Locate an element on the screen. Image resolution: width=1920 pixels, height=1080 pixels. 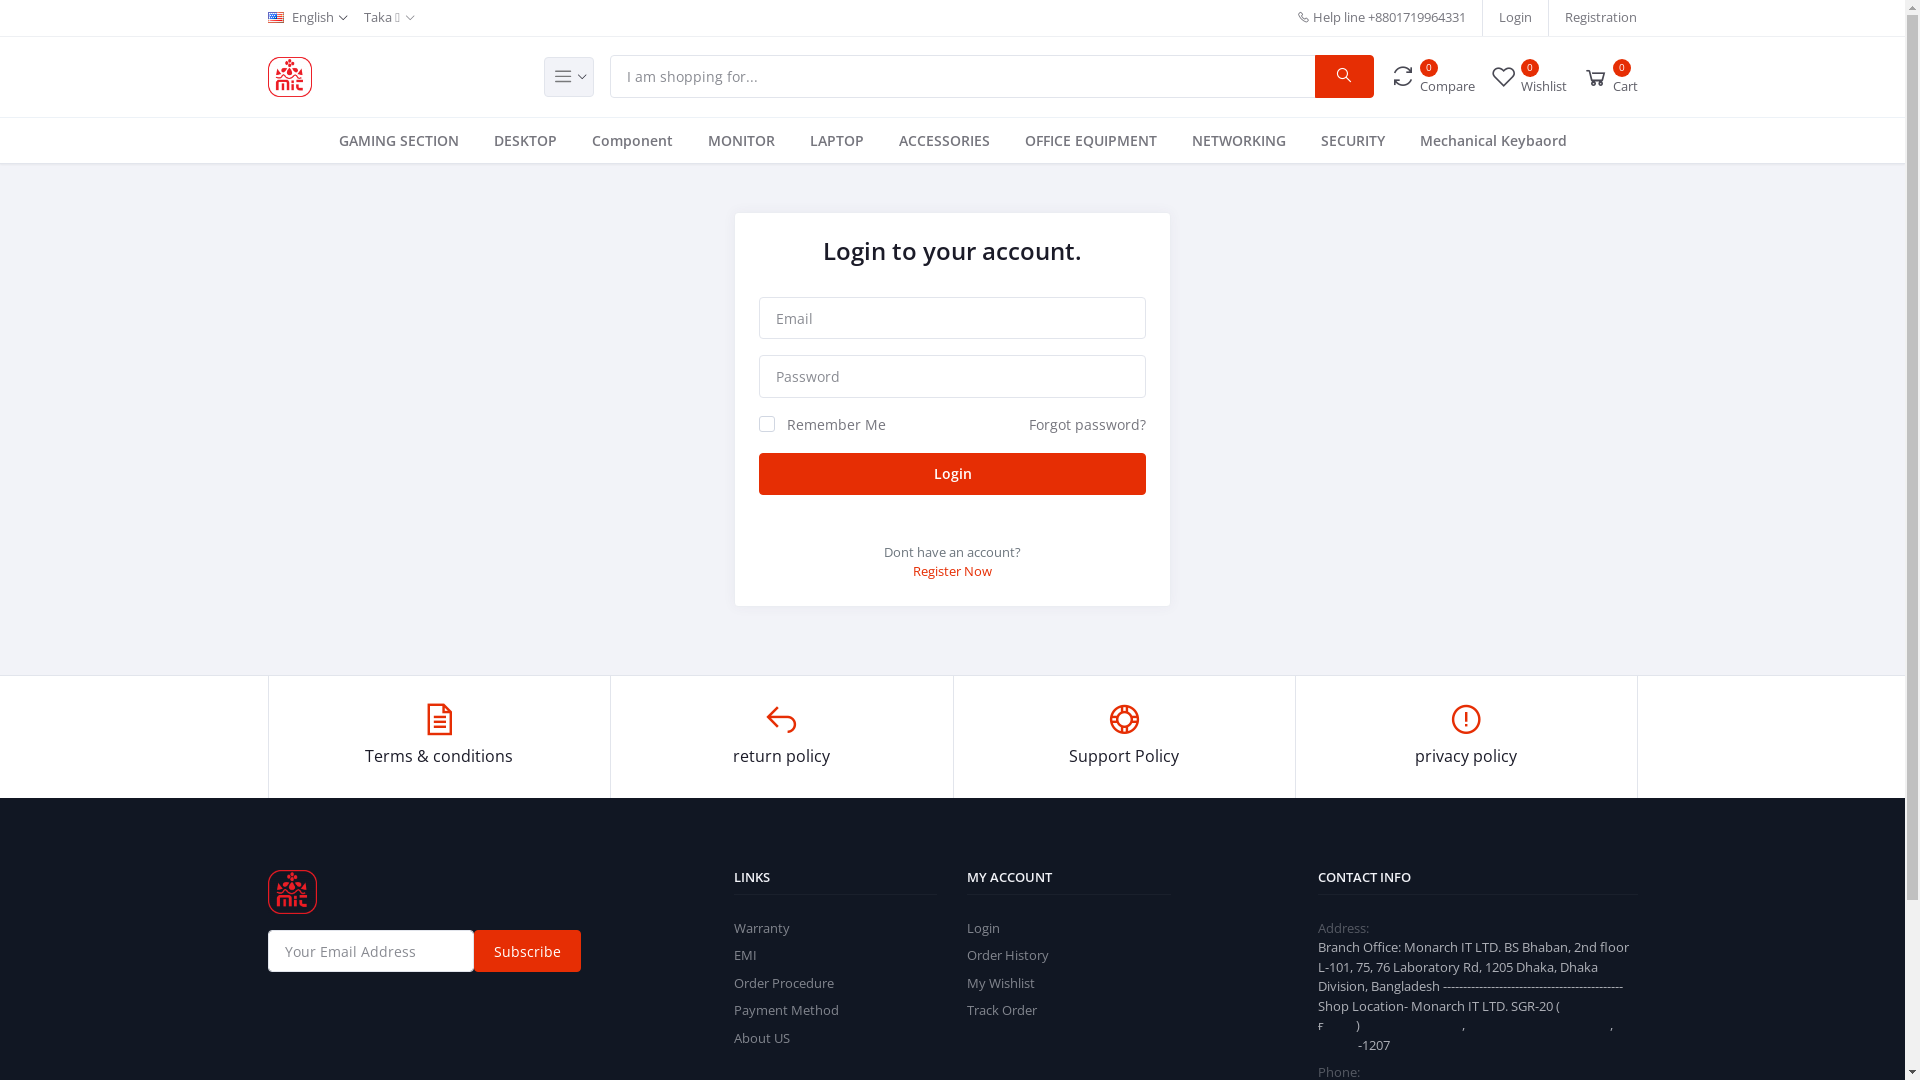
'0 is located at coordinates (1489, 75).